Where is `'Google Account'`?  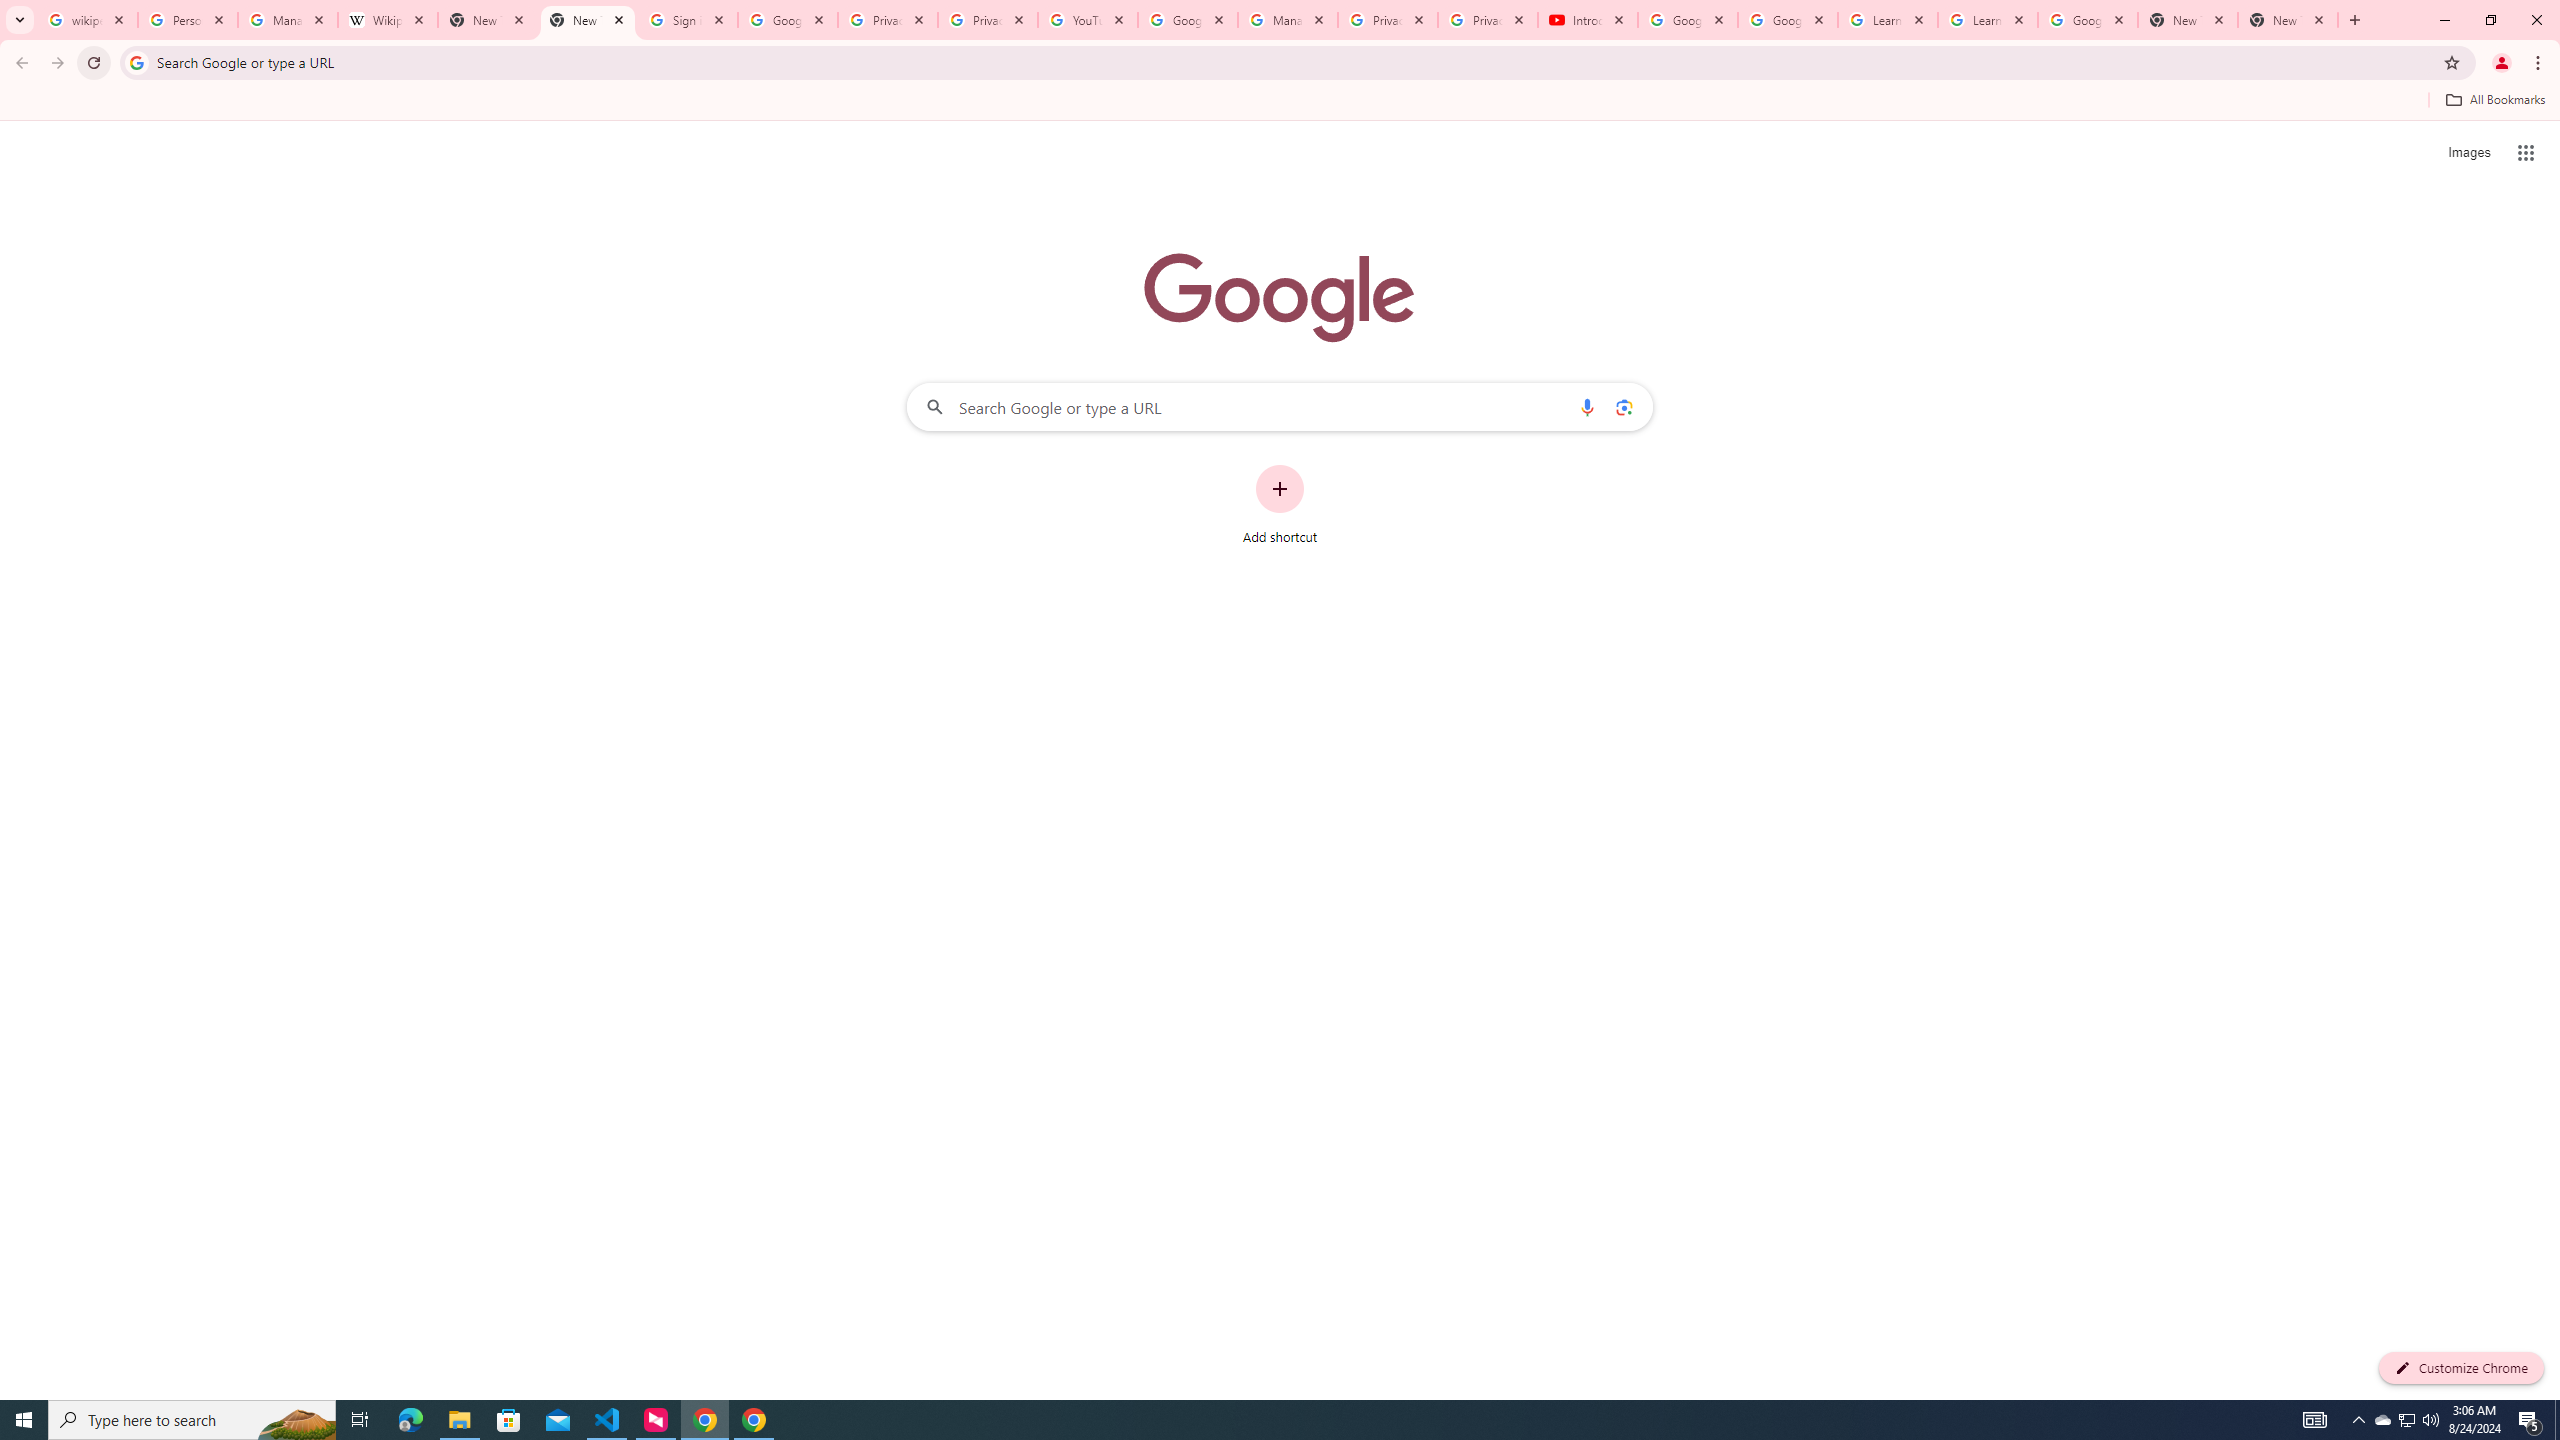 'Google Account' is located at coordinates (2087, 19).